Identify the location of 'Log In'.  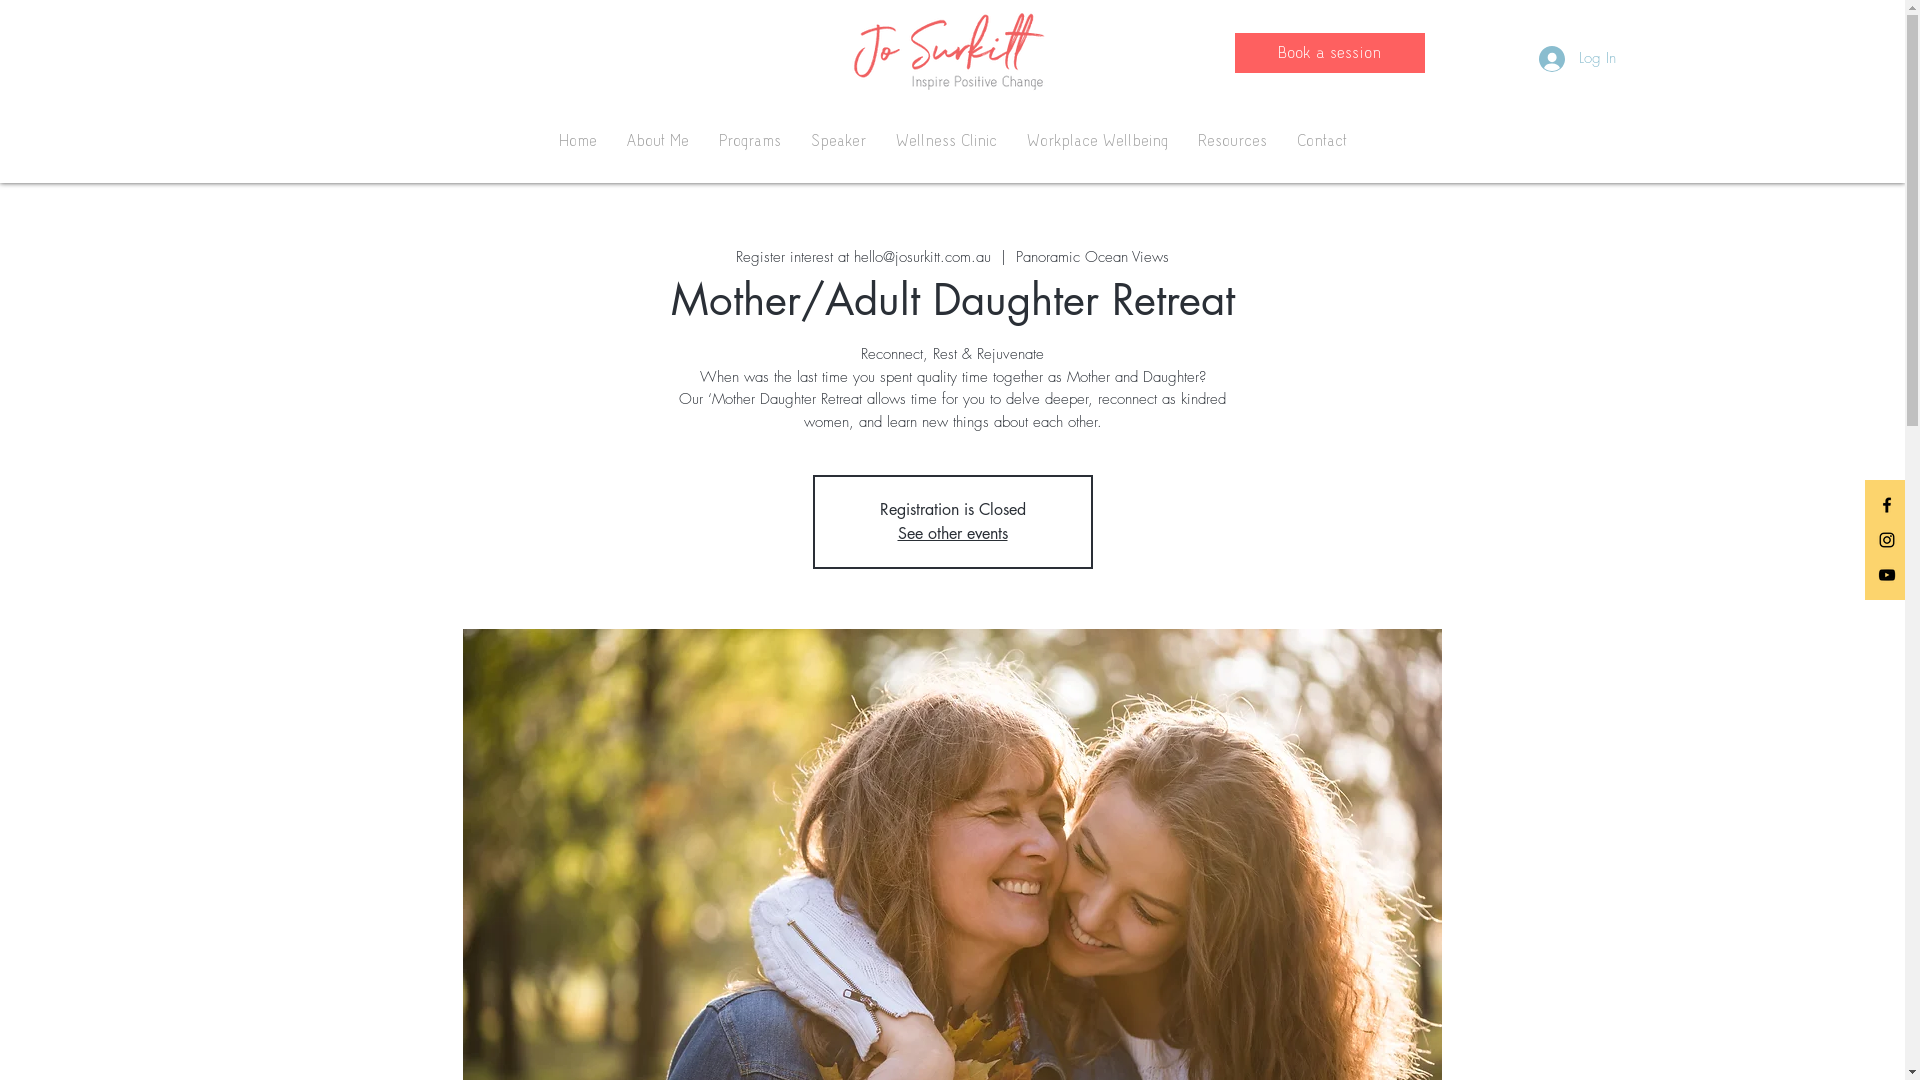
(1575, 57).